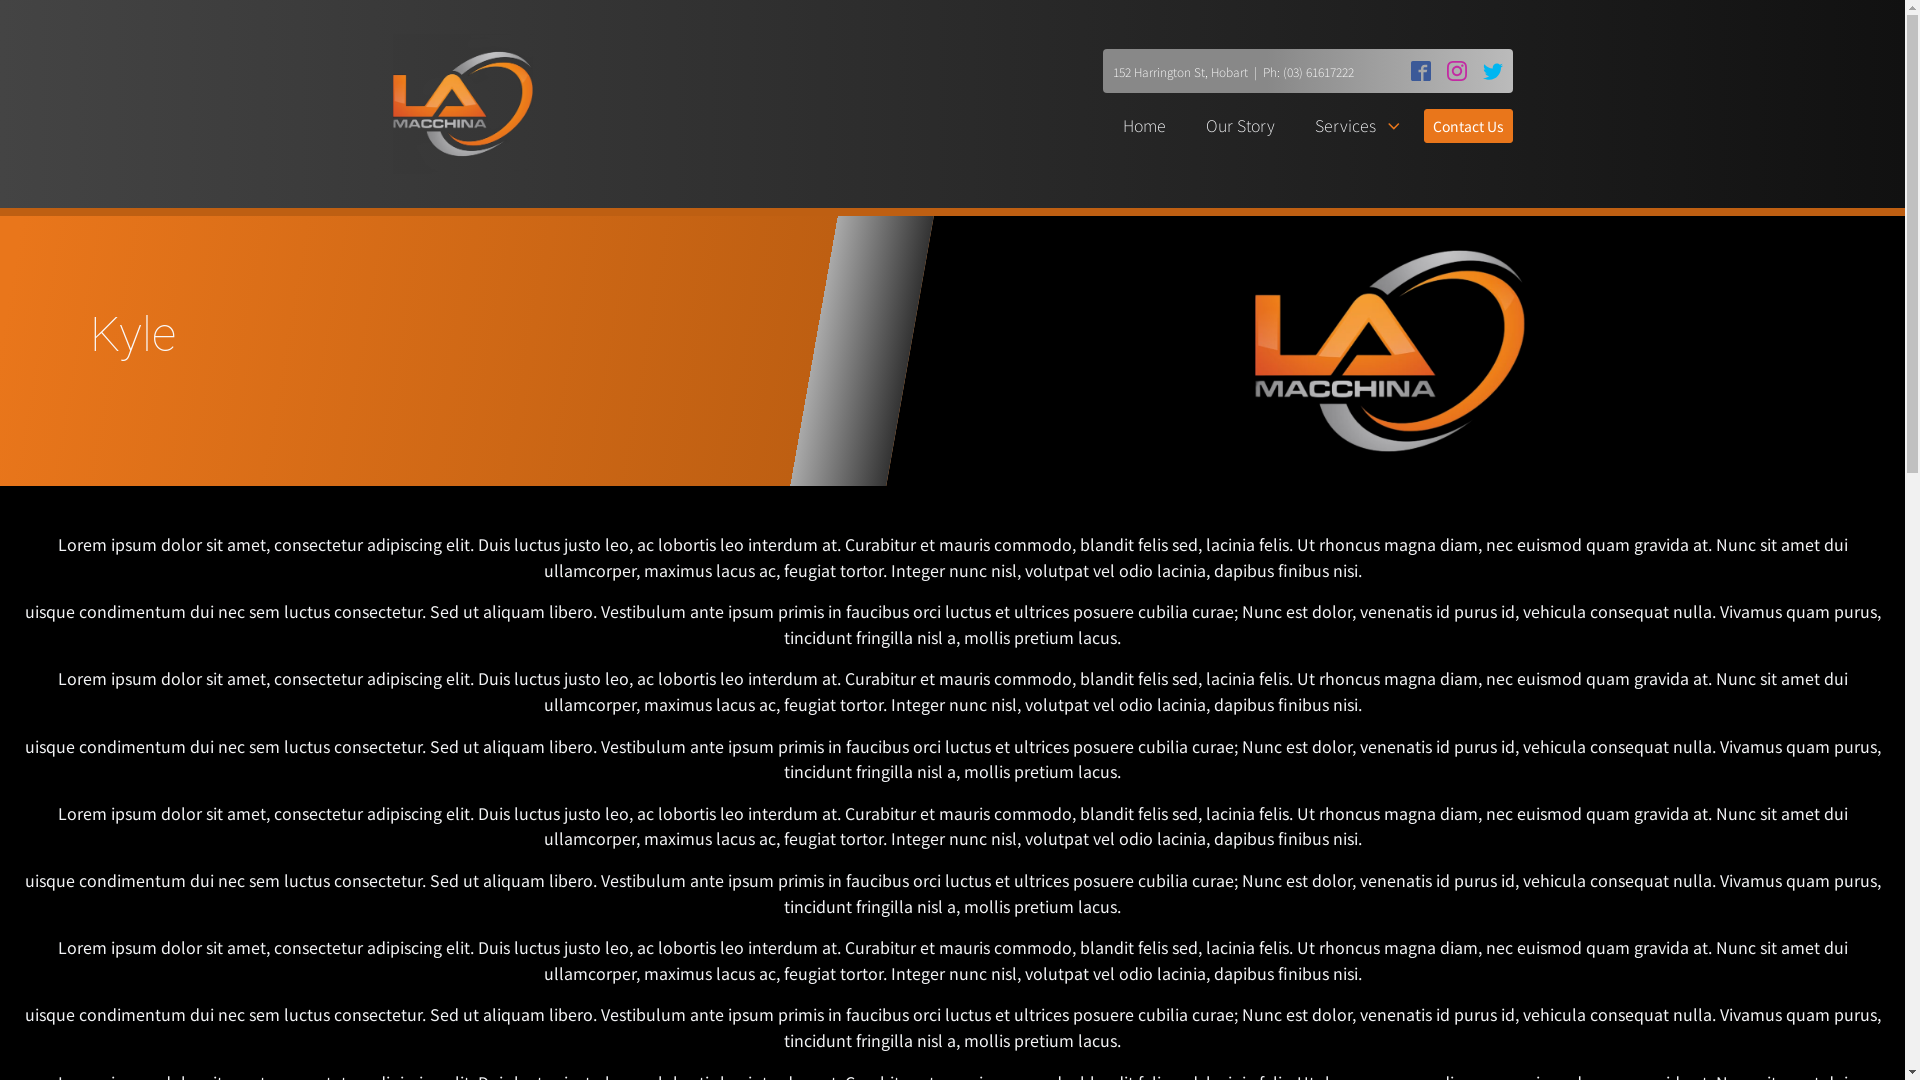 This screenshot has height=1080, width=1920. I want to click on 'Home', so click(1123, 126).